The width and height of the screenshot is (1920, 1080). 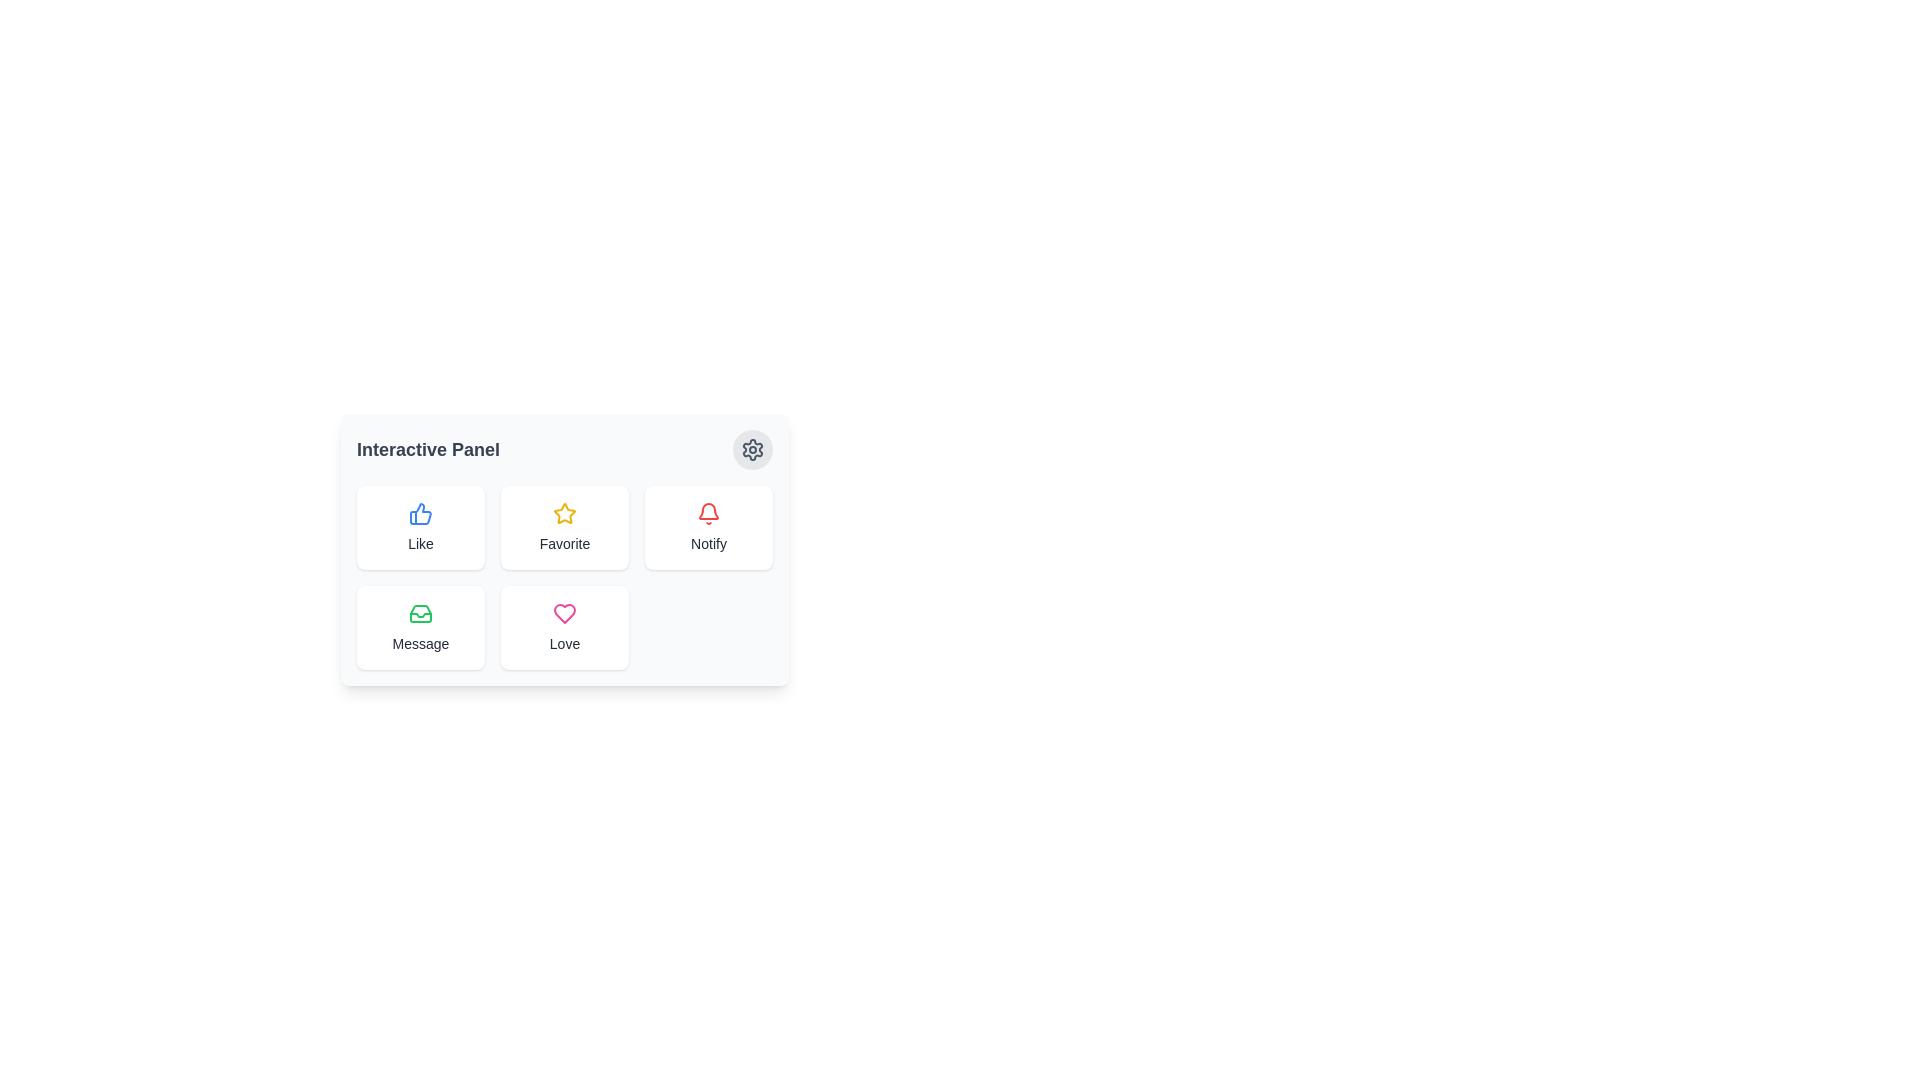 What do you see at coordinates (752, 450) in the screenshot?
I see `the settings icon, represented by a gray cogwheel shape, located in the top-right corner of the interactive panel` at bounding box center [752, 450].